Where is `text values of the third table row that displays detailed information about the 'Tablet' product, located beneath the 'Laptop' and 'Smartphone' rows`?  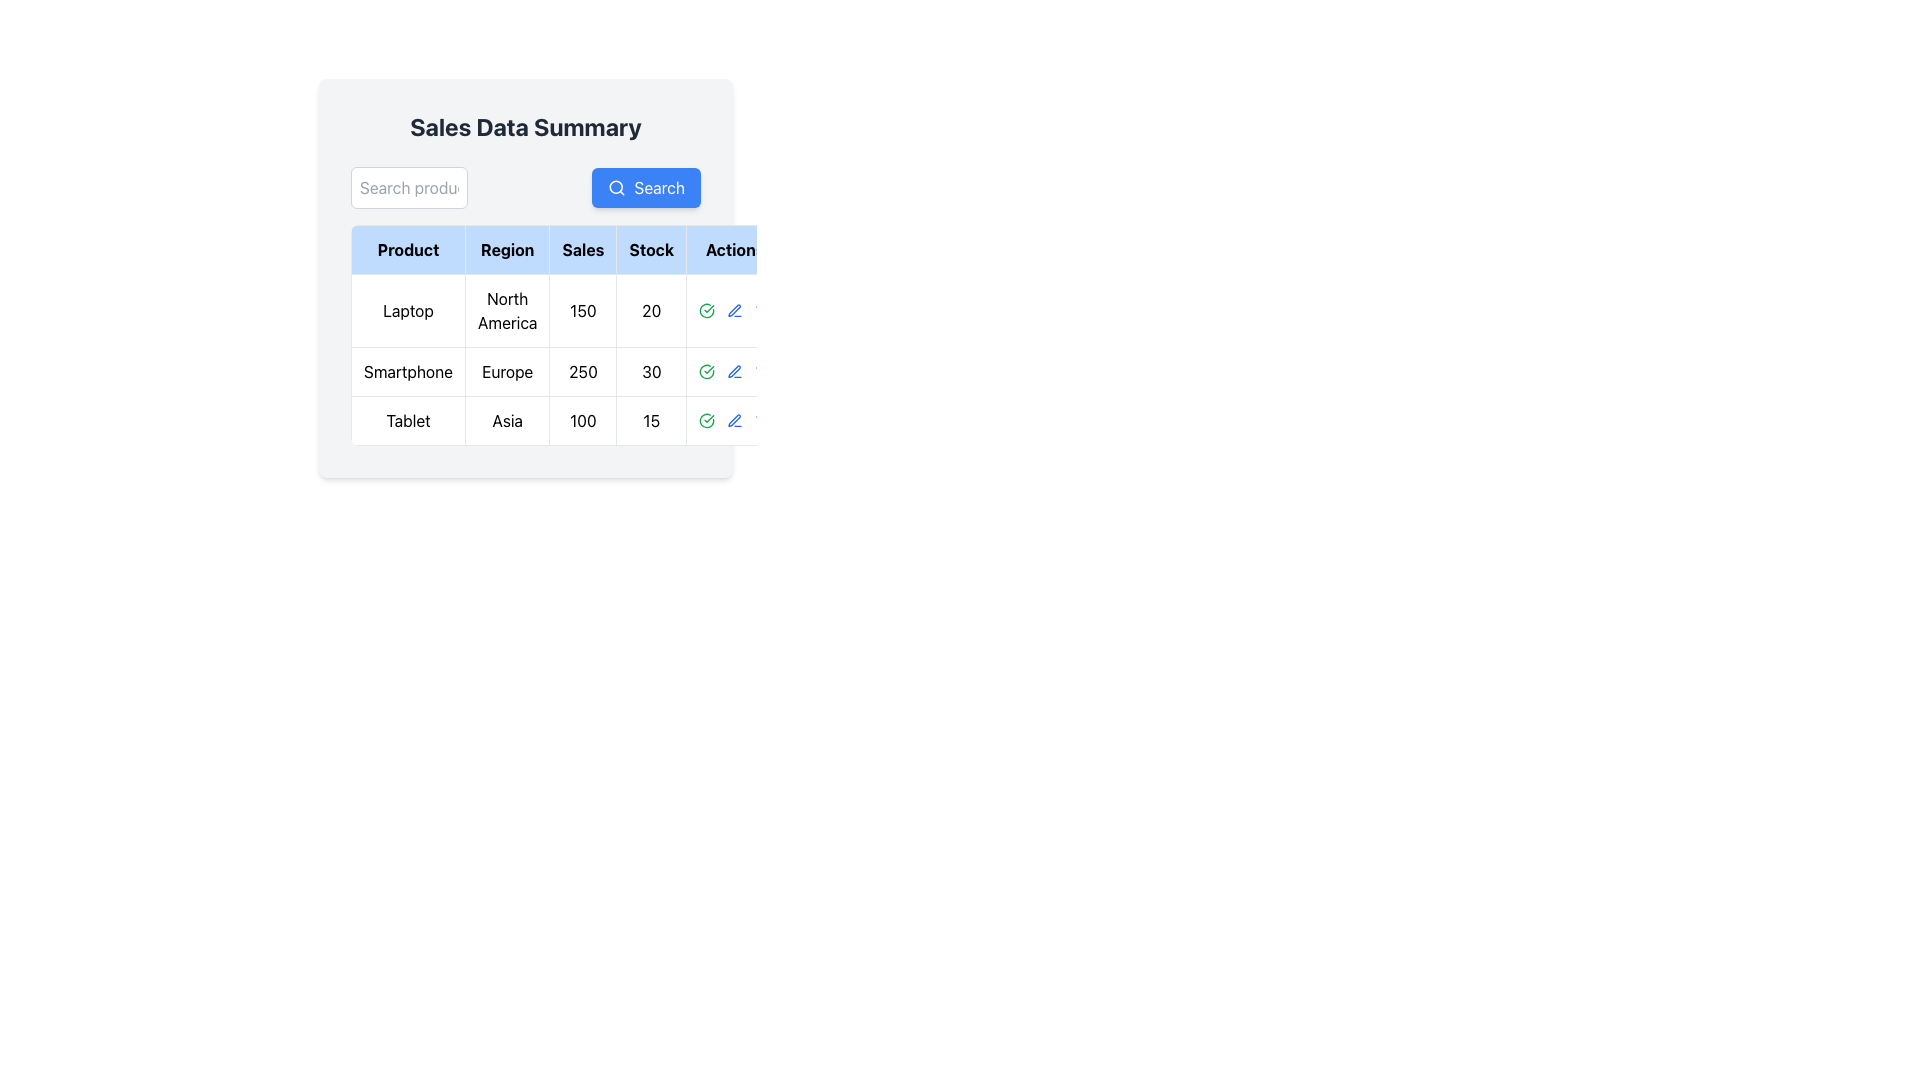
text values of the third table row that displays detailed information about the 'Tablet' product, located beneath the 'Laptop' and 'Smartphone' rows is located at coordinates (566, 419).